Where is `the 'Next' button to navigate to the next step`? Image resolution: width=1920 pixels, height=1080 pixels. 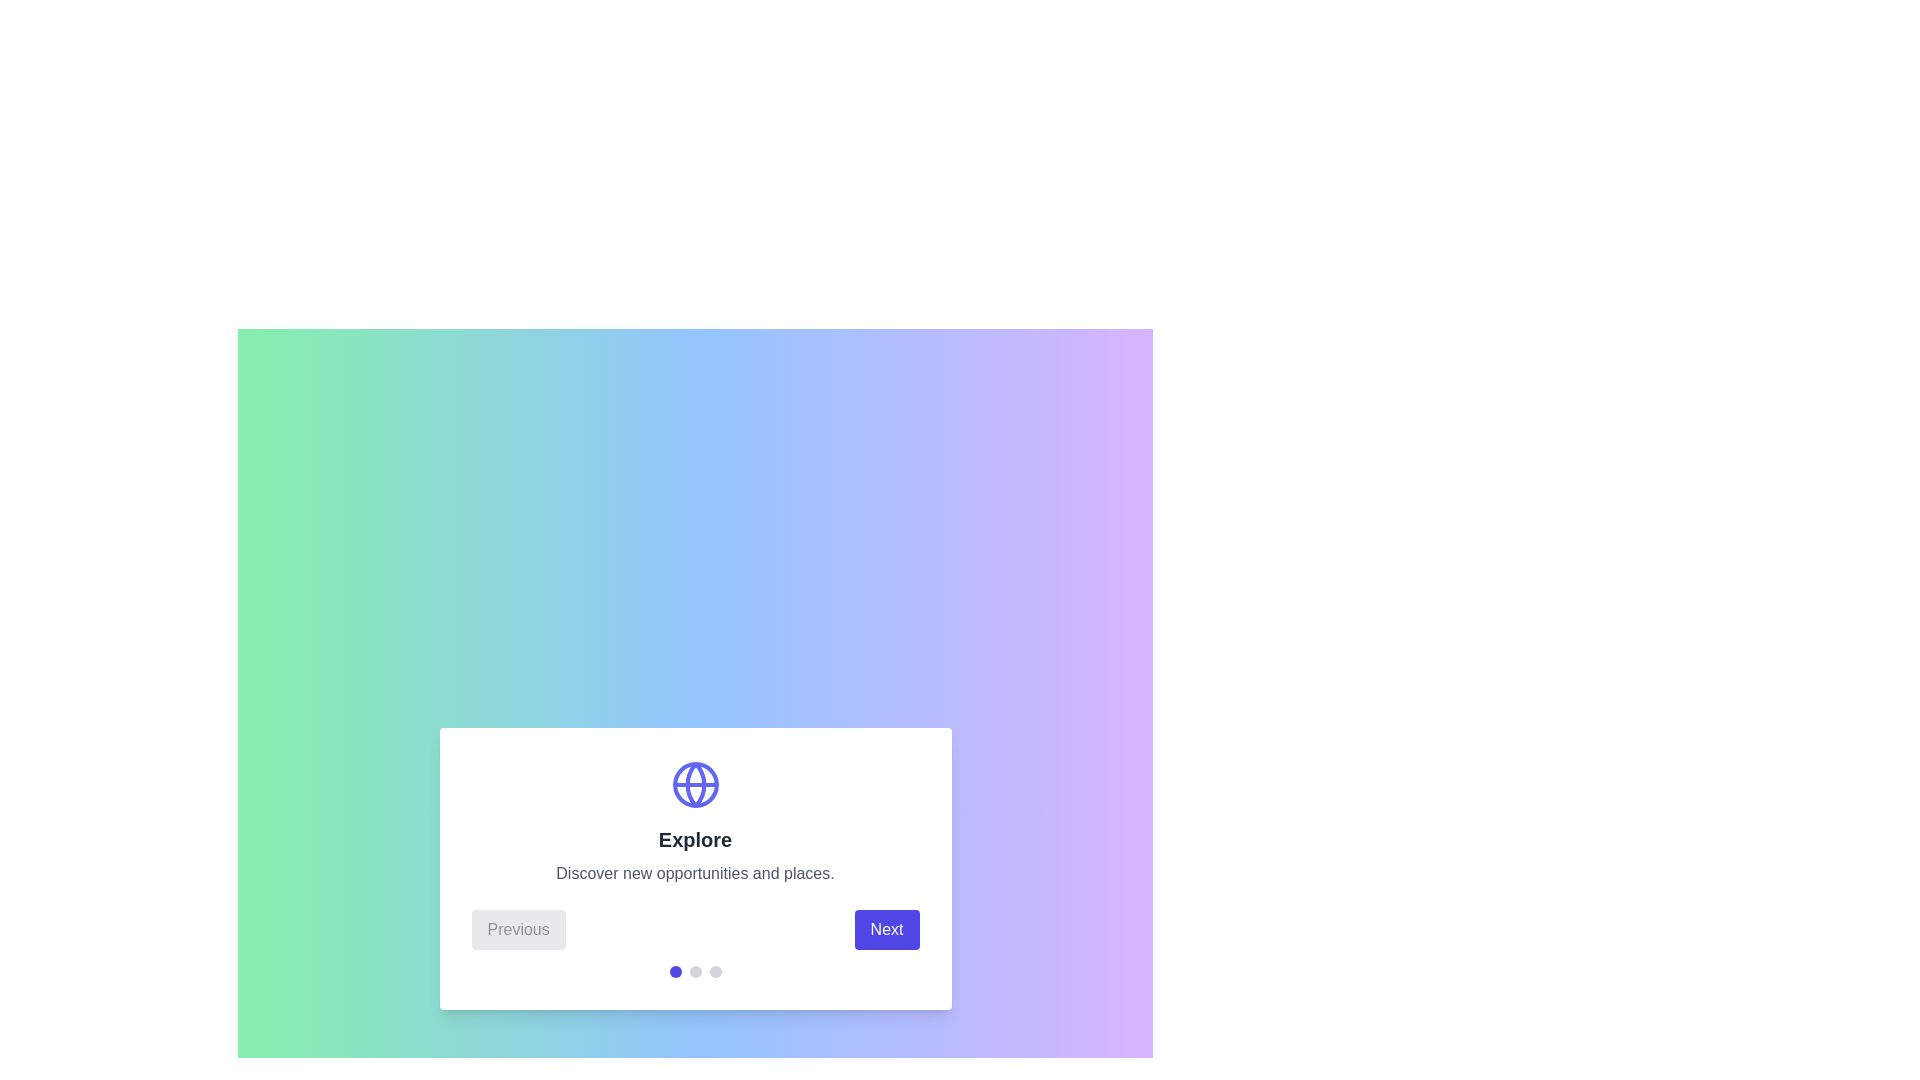
the 'Next' button to navigate to the next step is located at coordinates (886, 929).